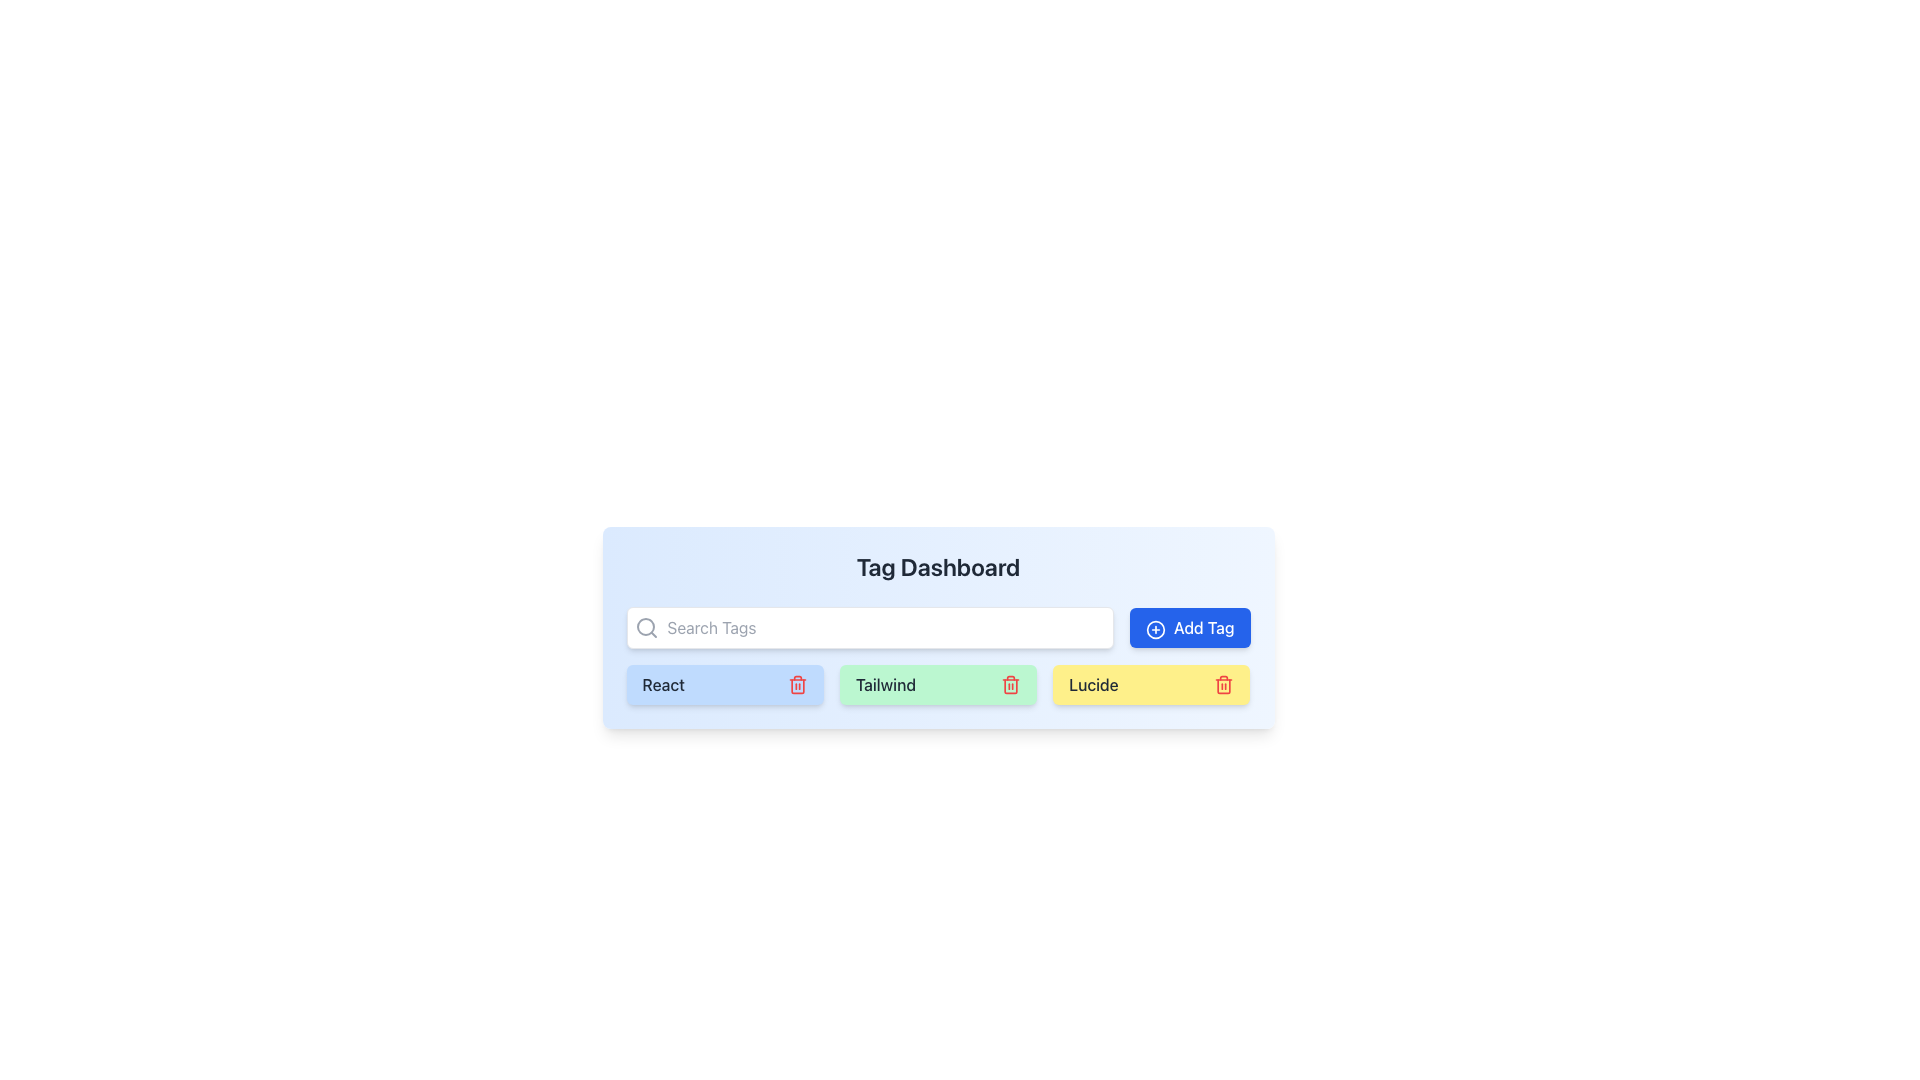 The image size is (1920, 1080). What do you see at coordinates (645, 626) in the screenshot?
I see `the SVG circle element that is part of the search-related UI component, located to the left of the 'Search Tags' input placeholder` at bounding box center [645, 626].